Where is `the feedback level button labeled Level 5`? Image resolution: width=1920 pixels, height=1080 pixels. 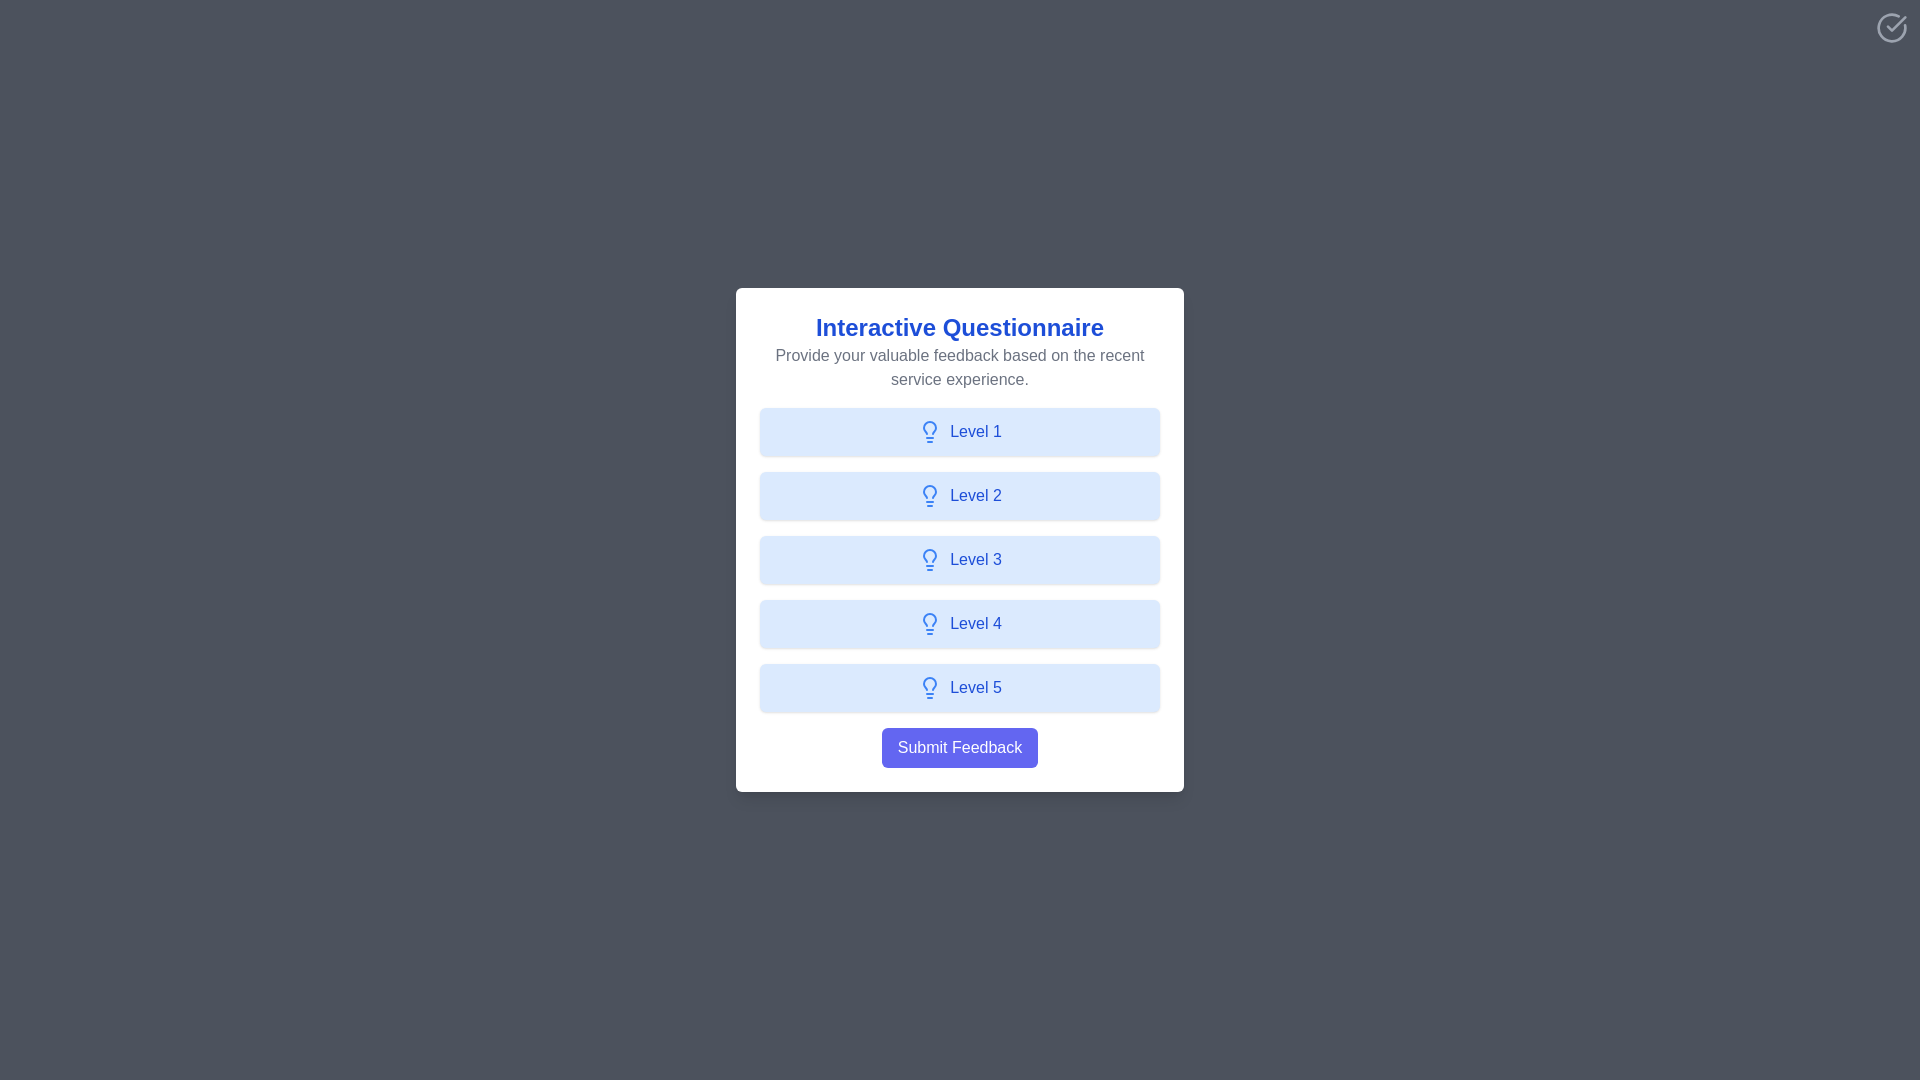 the feedback level button labeled Level 5 is located at coordinates (960, 686).